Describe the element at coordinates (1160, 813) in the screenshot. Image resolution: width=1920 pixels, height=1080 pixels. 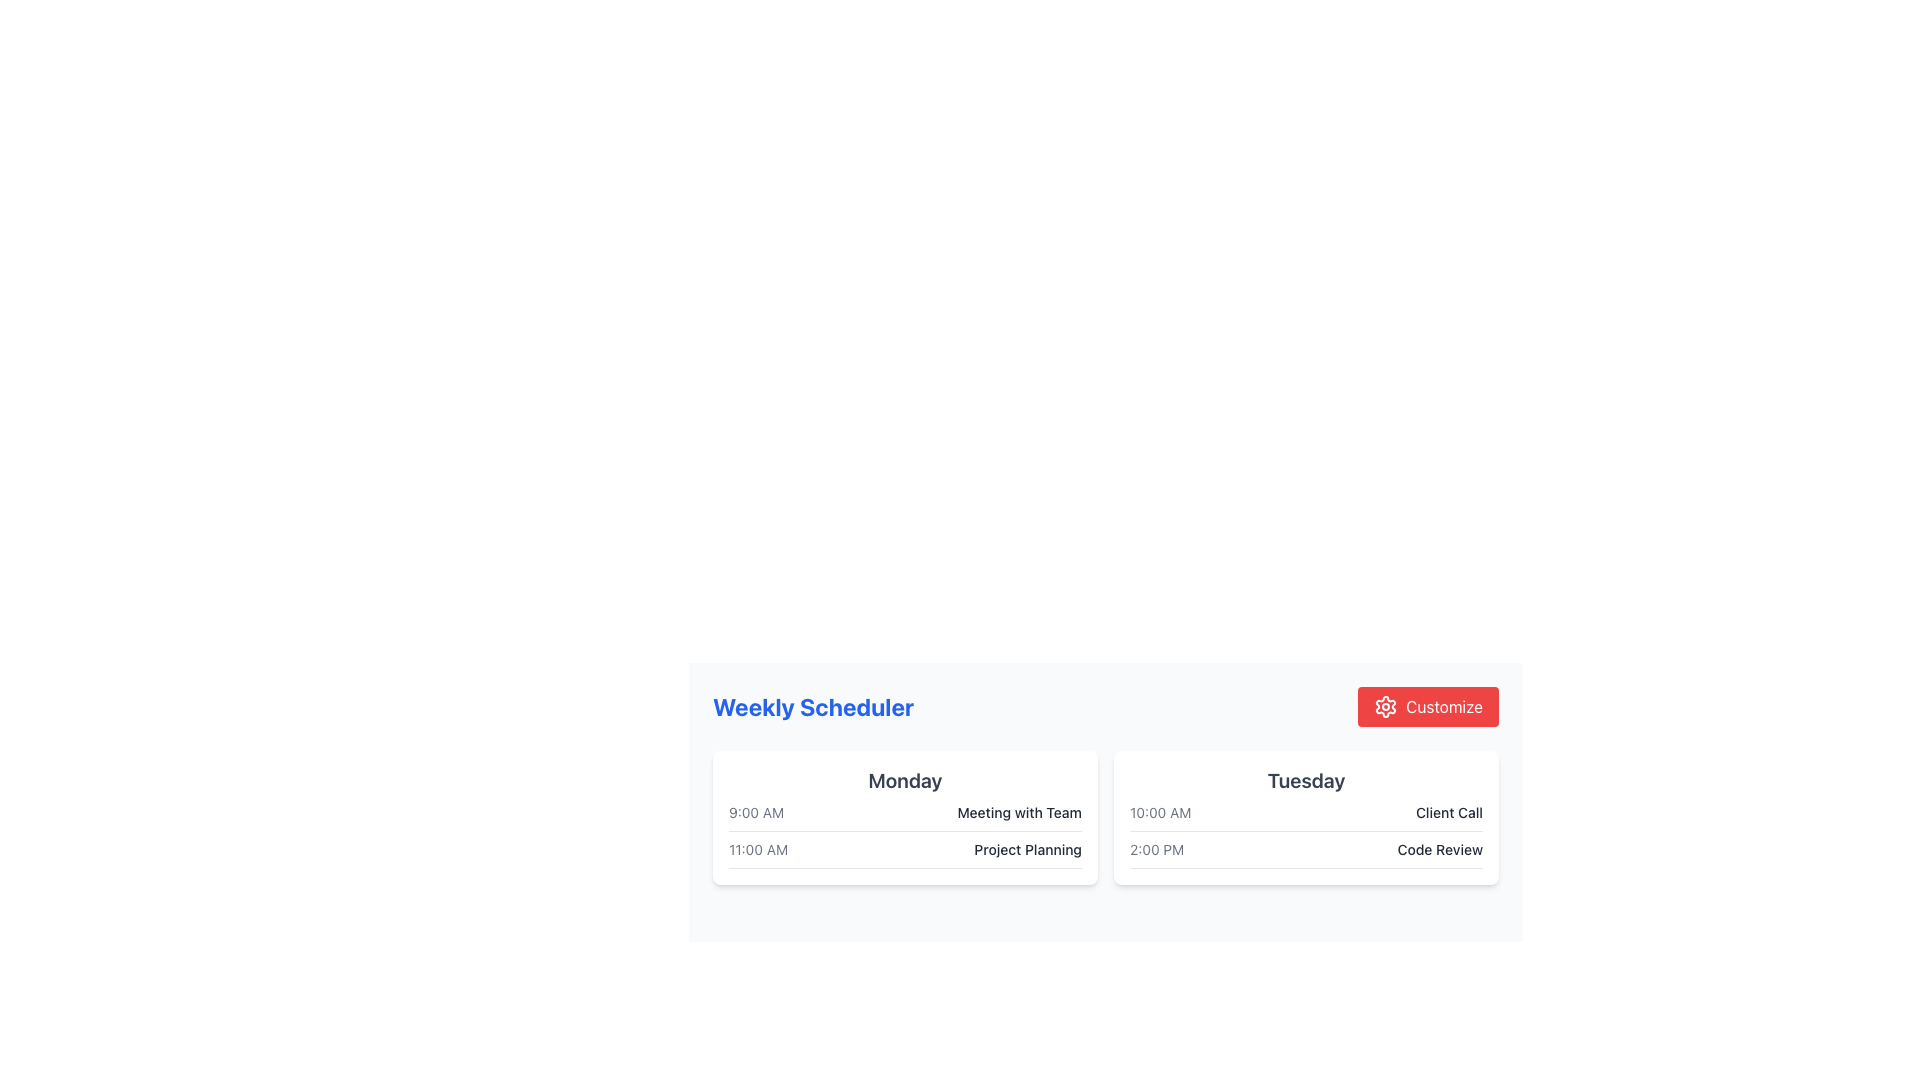
I see `the static text label indicating '10:00 AM' associated with 'Client Call' in the Tuesday column of the schedule layout` at that location.